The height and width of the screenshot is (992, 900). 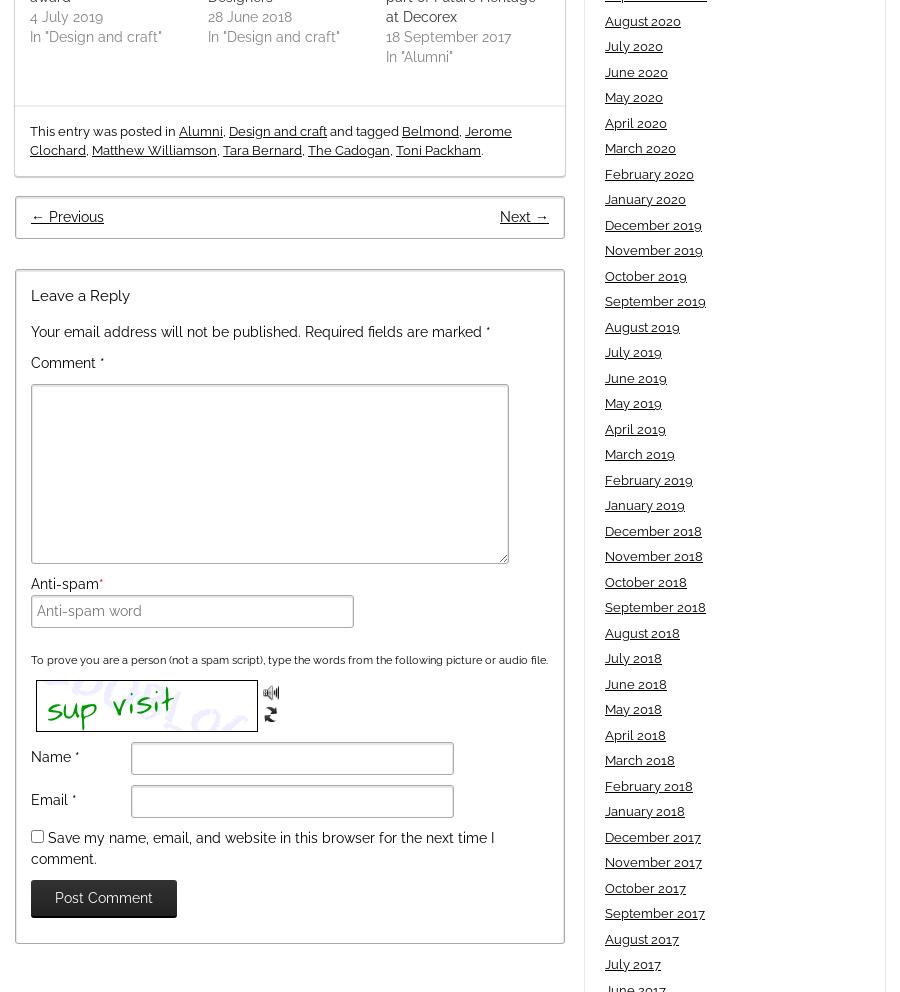 I want to click on 'February 2019', so click(x=648, y=479).